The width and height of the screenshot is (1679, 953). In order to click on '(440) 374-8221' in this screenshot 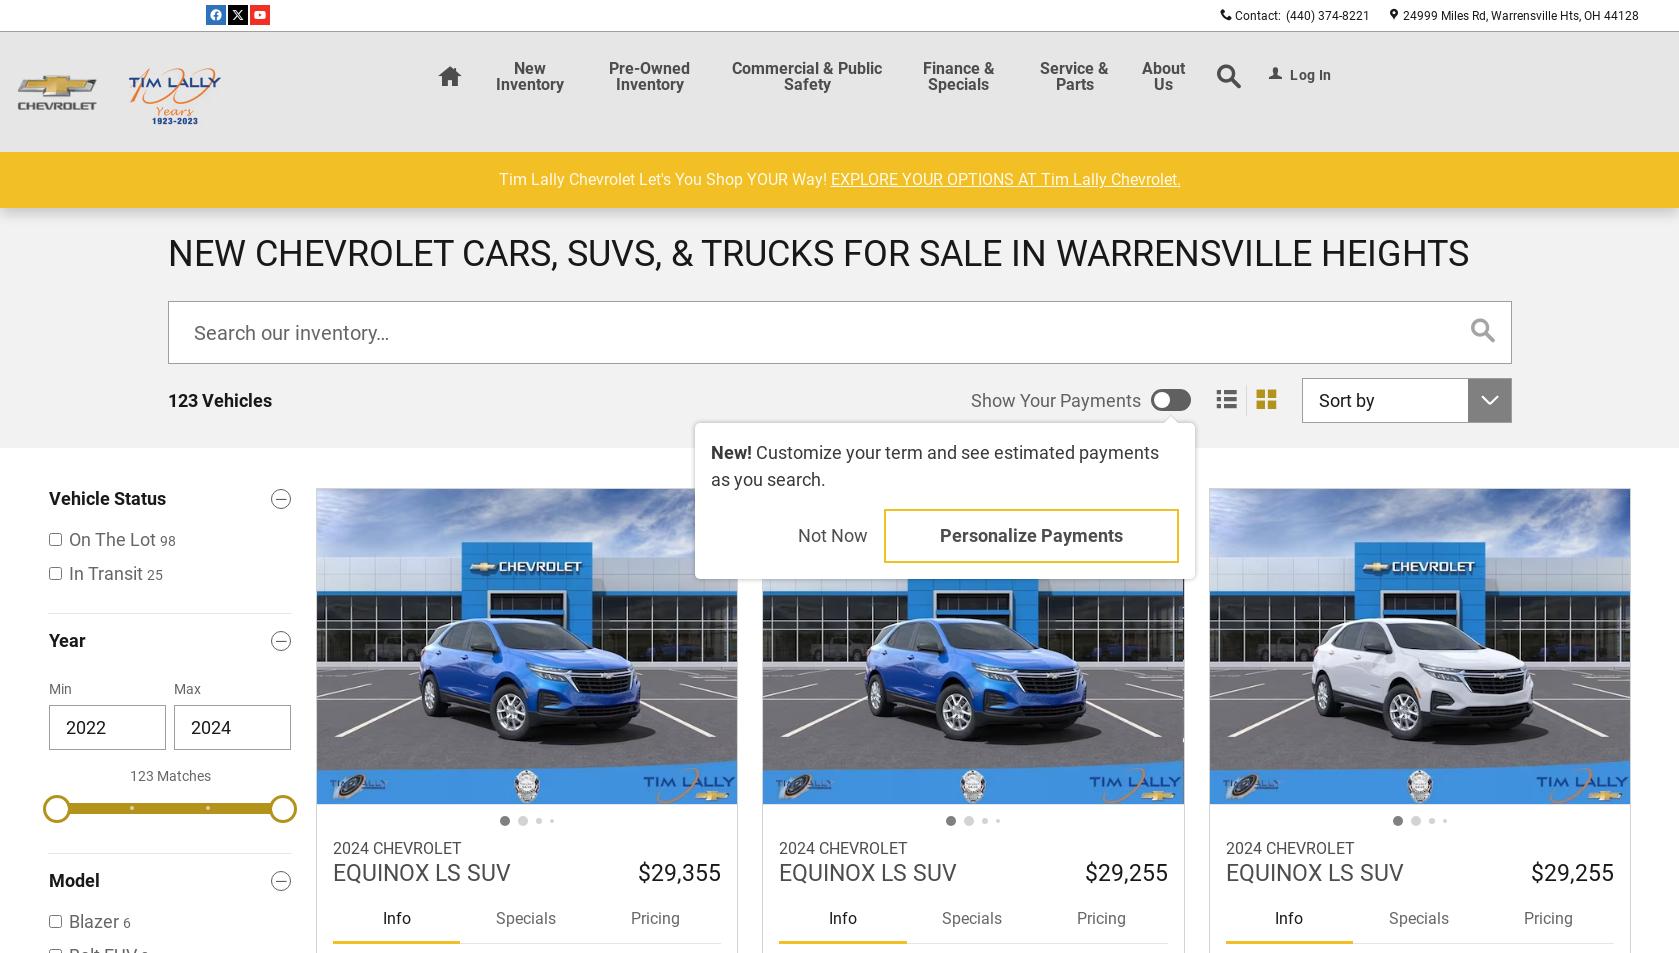, I will do `click(1326, 15)`.